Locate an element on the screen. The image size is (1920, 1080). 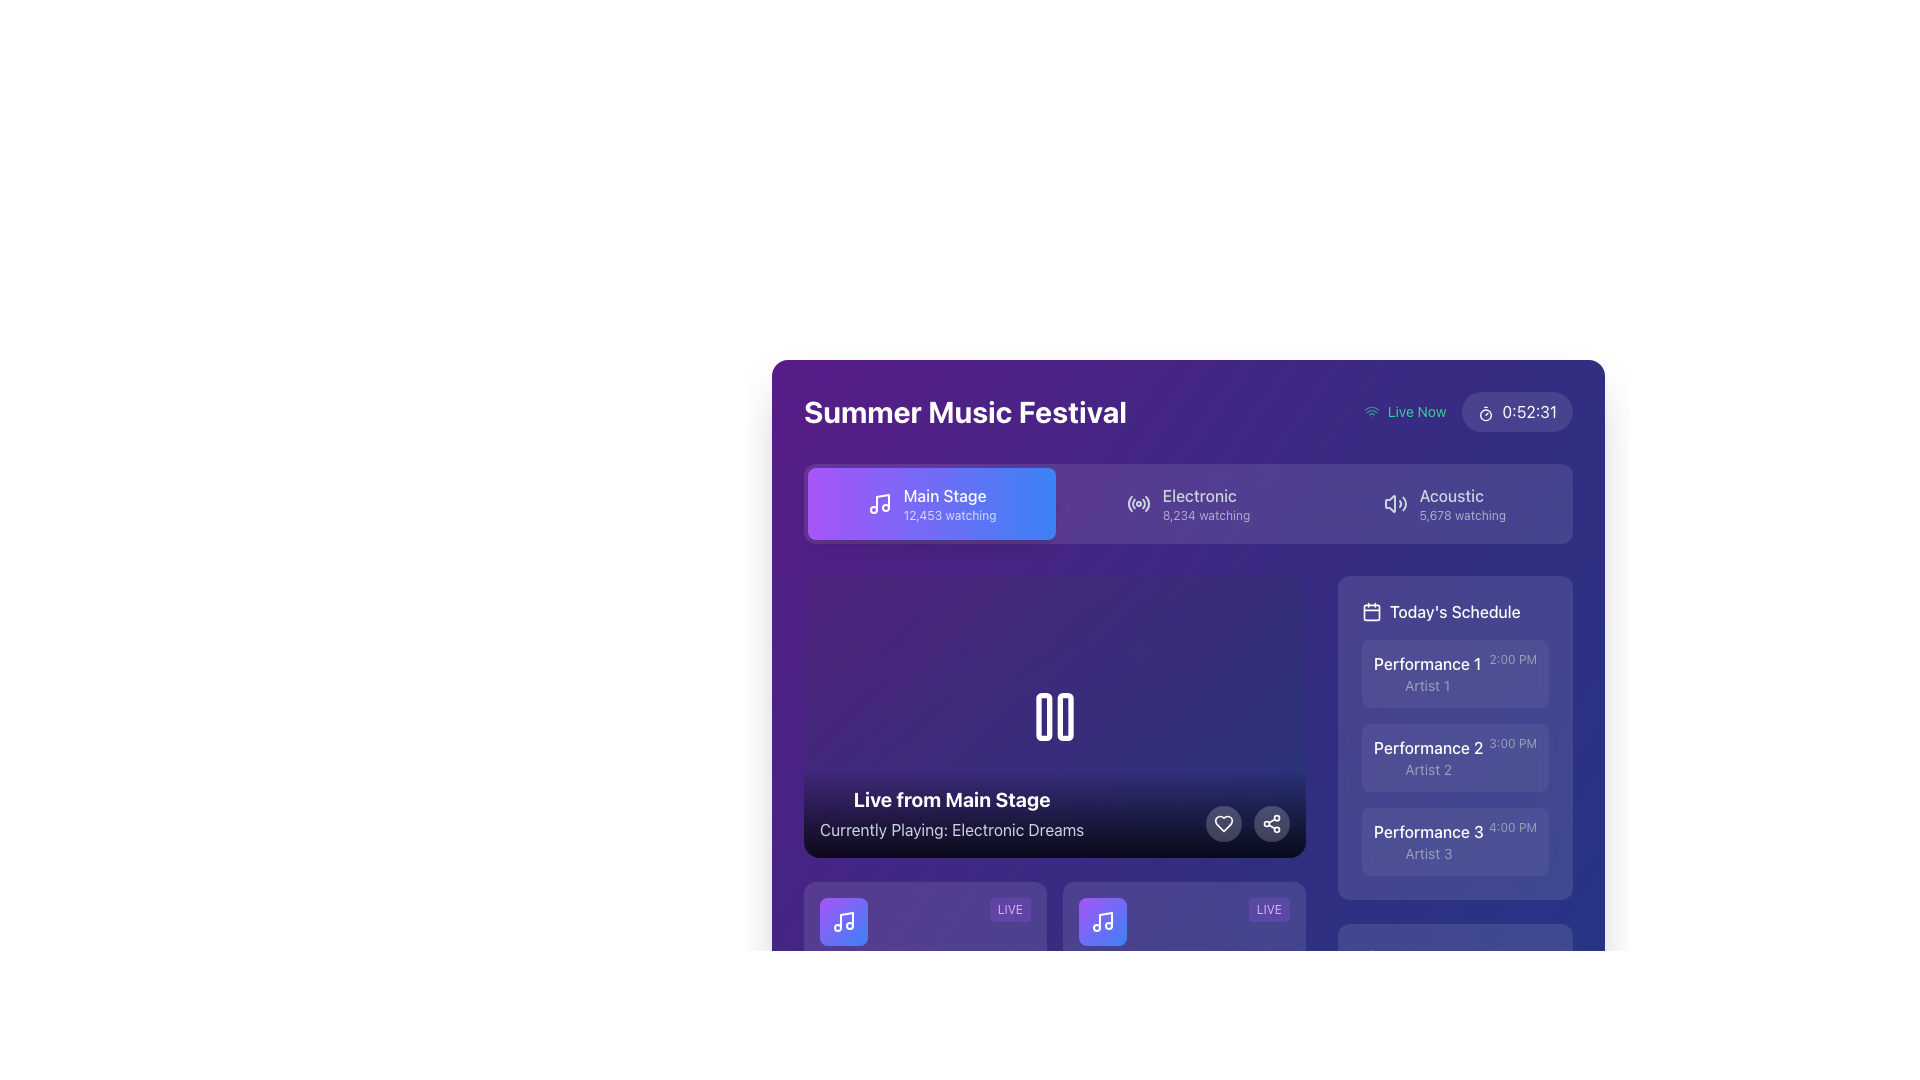
the non-interactive text label displaying the scheduled time for 'Performance 3' in the 'Today's Schedule' list, located at the bottom right corner adjacent to 'Artist 3' is located at coordinates (1512, 828).